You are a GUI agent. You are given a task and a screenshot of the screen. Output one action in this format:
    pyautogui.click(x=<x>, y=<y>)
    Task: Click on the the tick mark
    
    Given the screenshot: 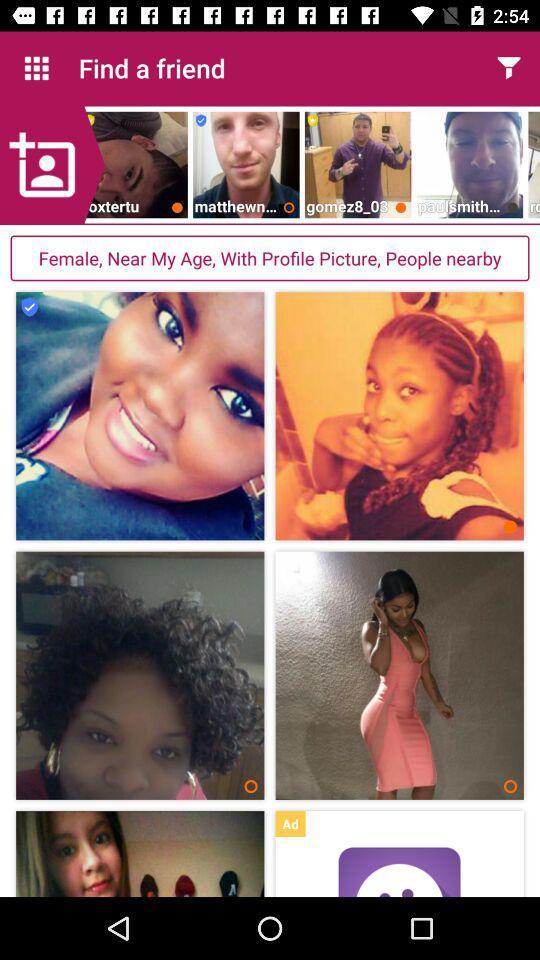 What is the action you would take?
    pyautogui.click(x=29, y=307)
    